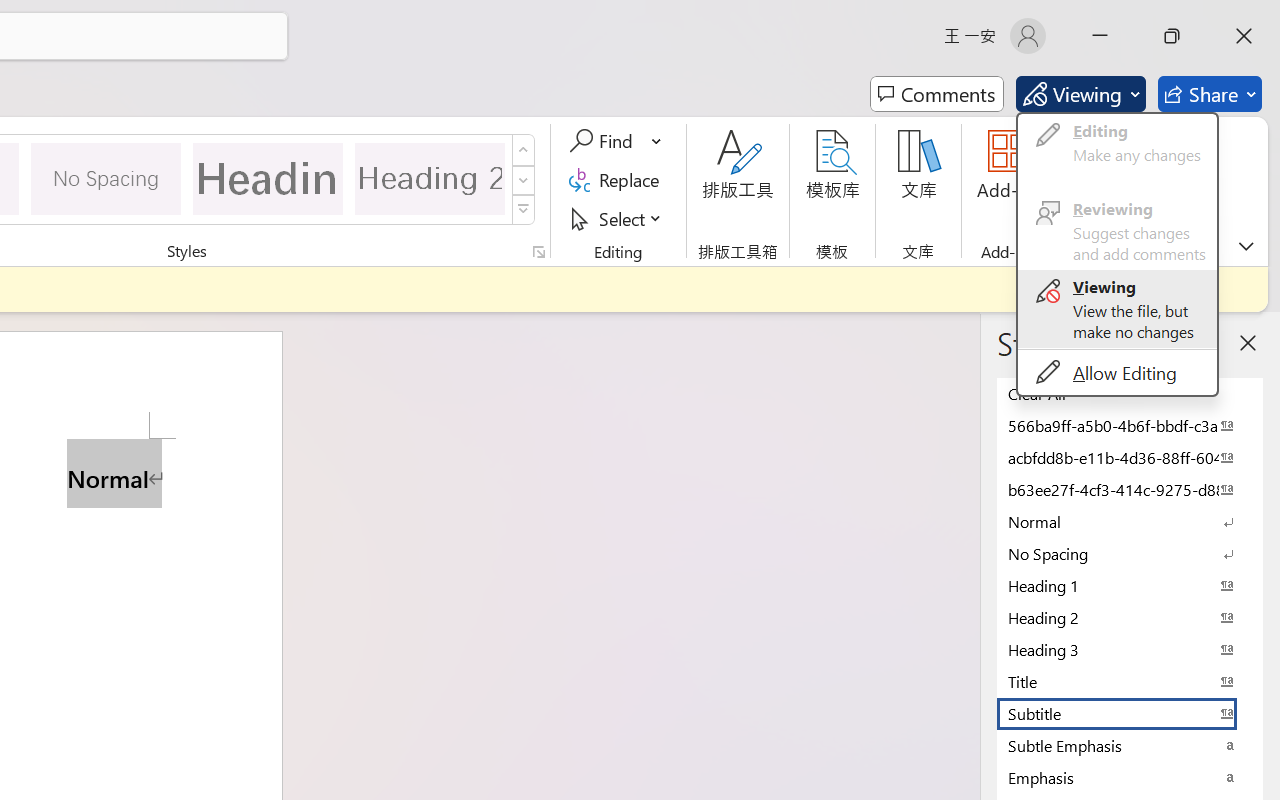 The image size is (1280, 800). I want to click on 'Select', so click(617, 218).